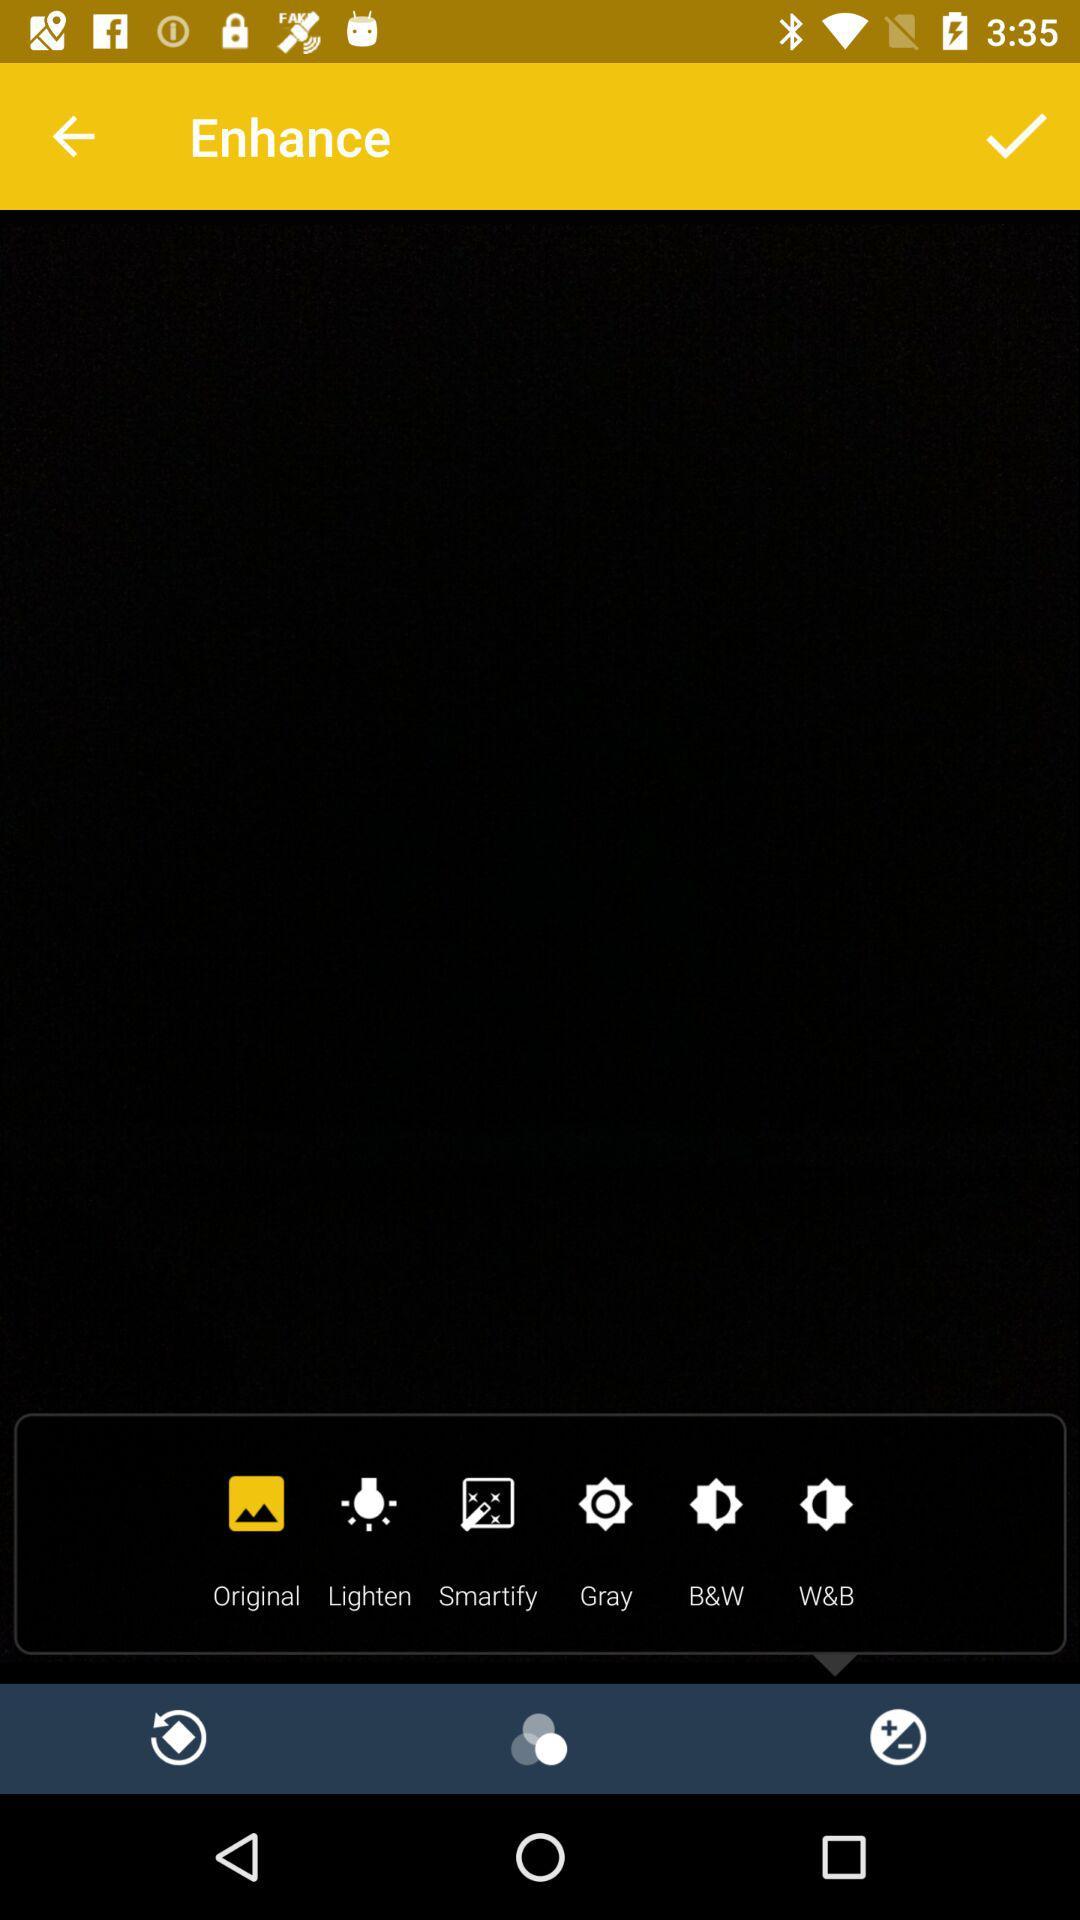 Image resolution: width=1080 pixels, height=1920 pixels. Describe the element at coordinates (1017, 135) in the screenshot. I see `click the ok` at that location.